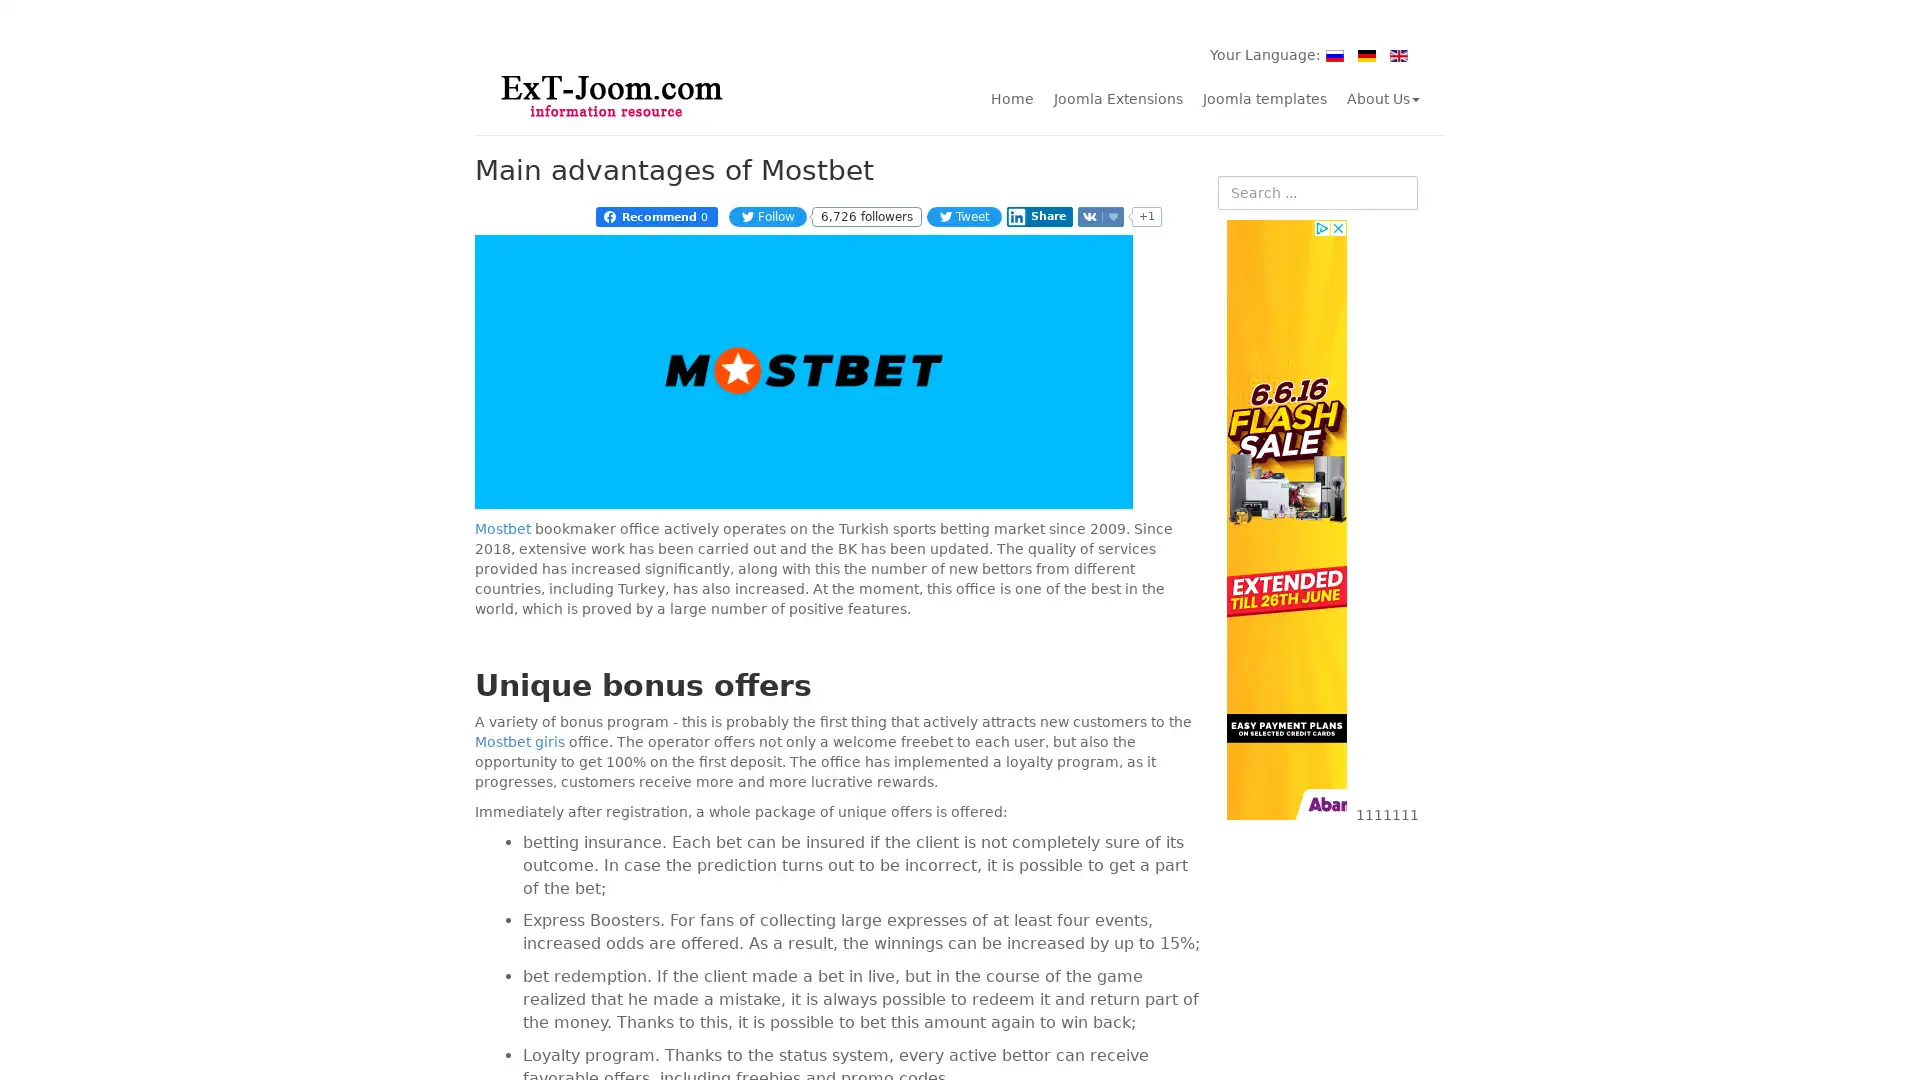  Describe the element at coordinates (1039, 216) in the screenshot. I see `Share` at that location.